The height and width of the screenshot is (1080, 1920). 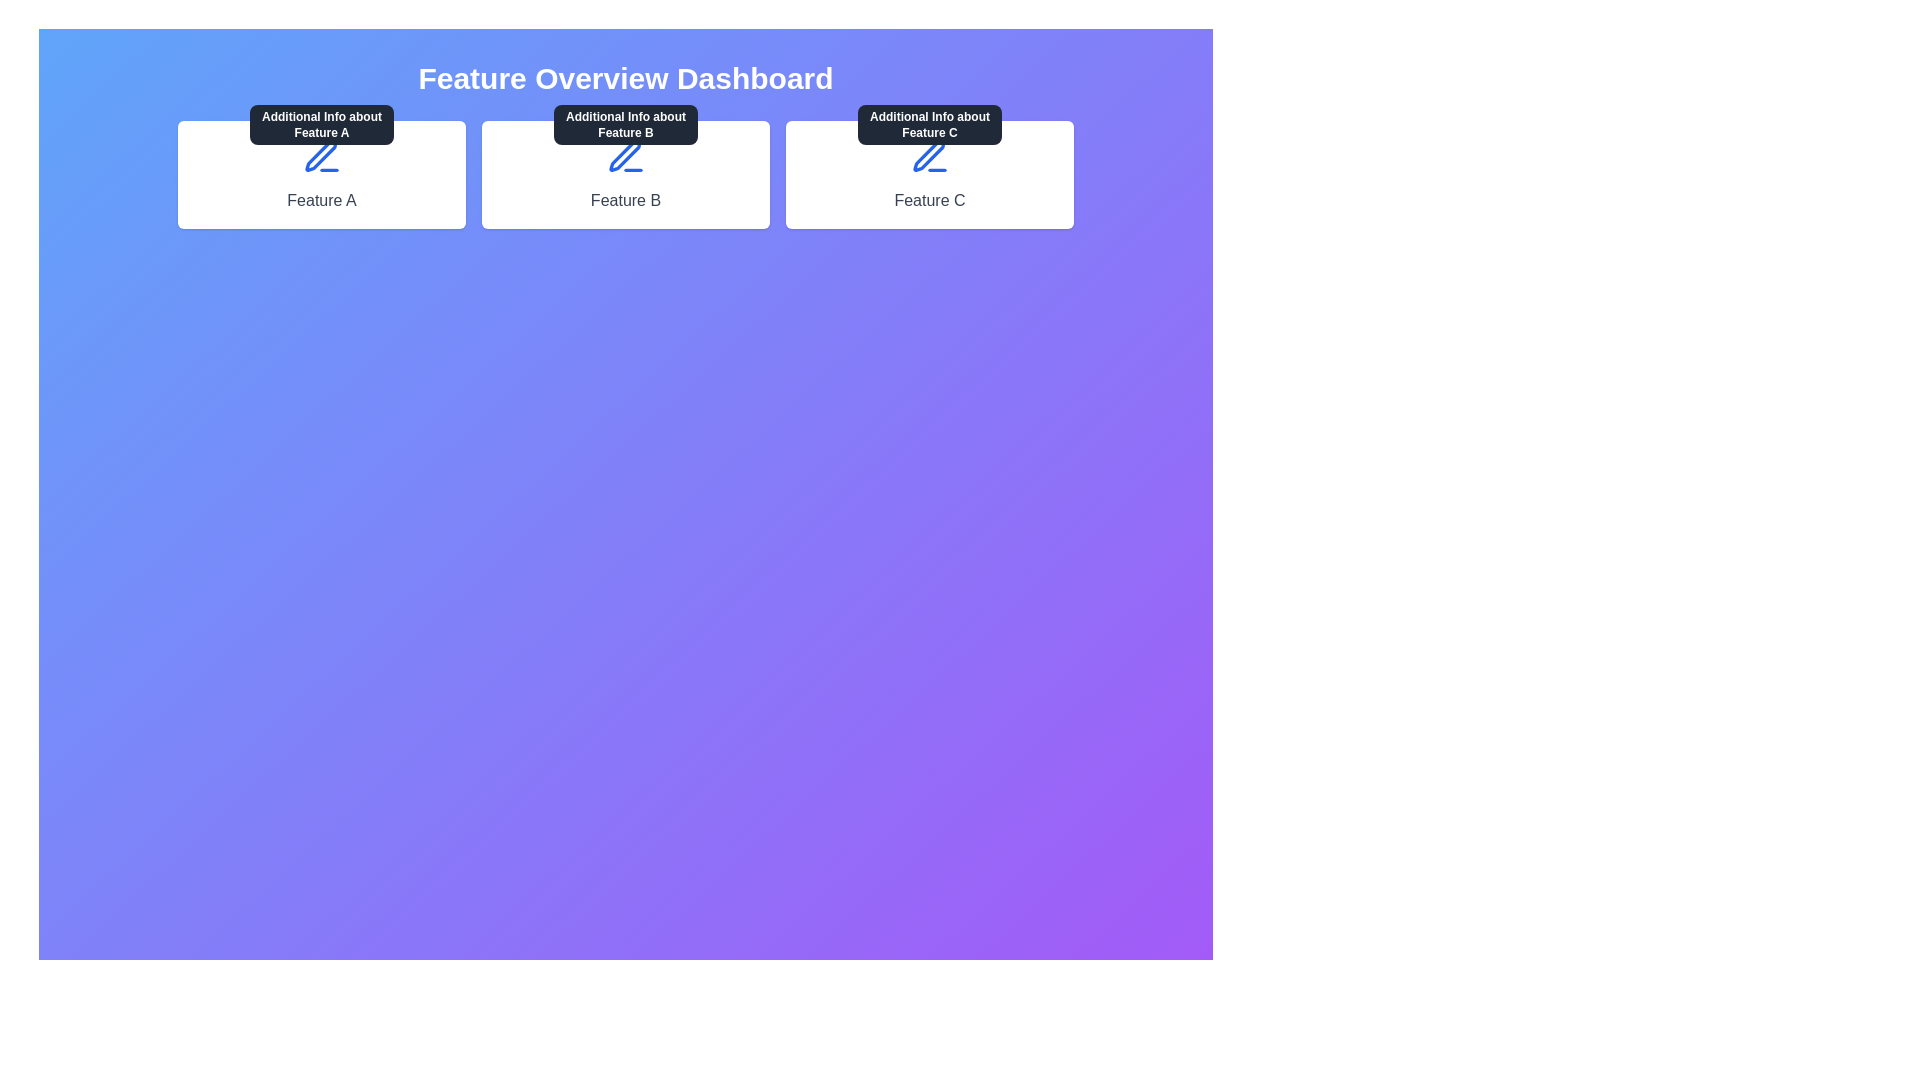 I want to click on the Information card that represents 'Feature B', which is the second item in a three-item grid layout, centrally positioned between 'Feature A' and 'Feature C', so click(x=624, y=173).